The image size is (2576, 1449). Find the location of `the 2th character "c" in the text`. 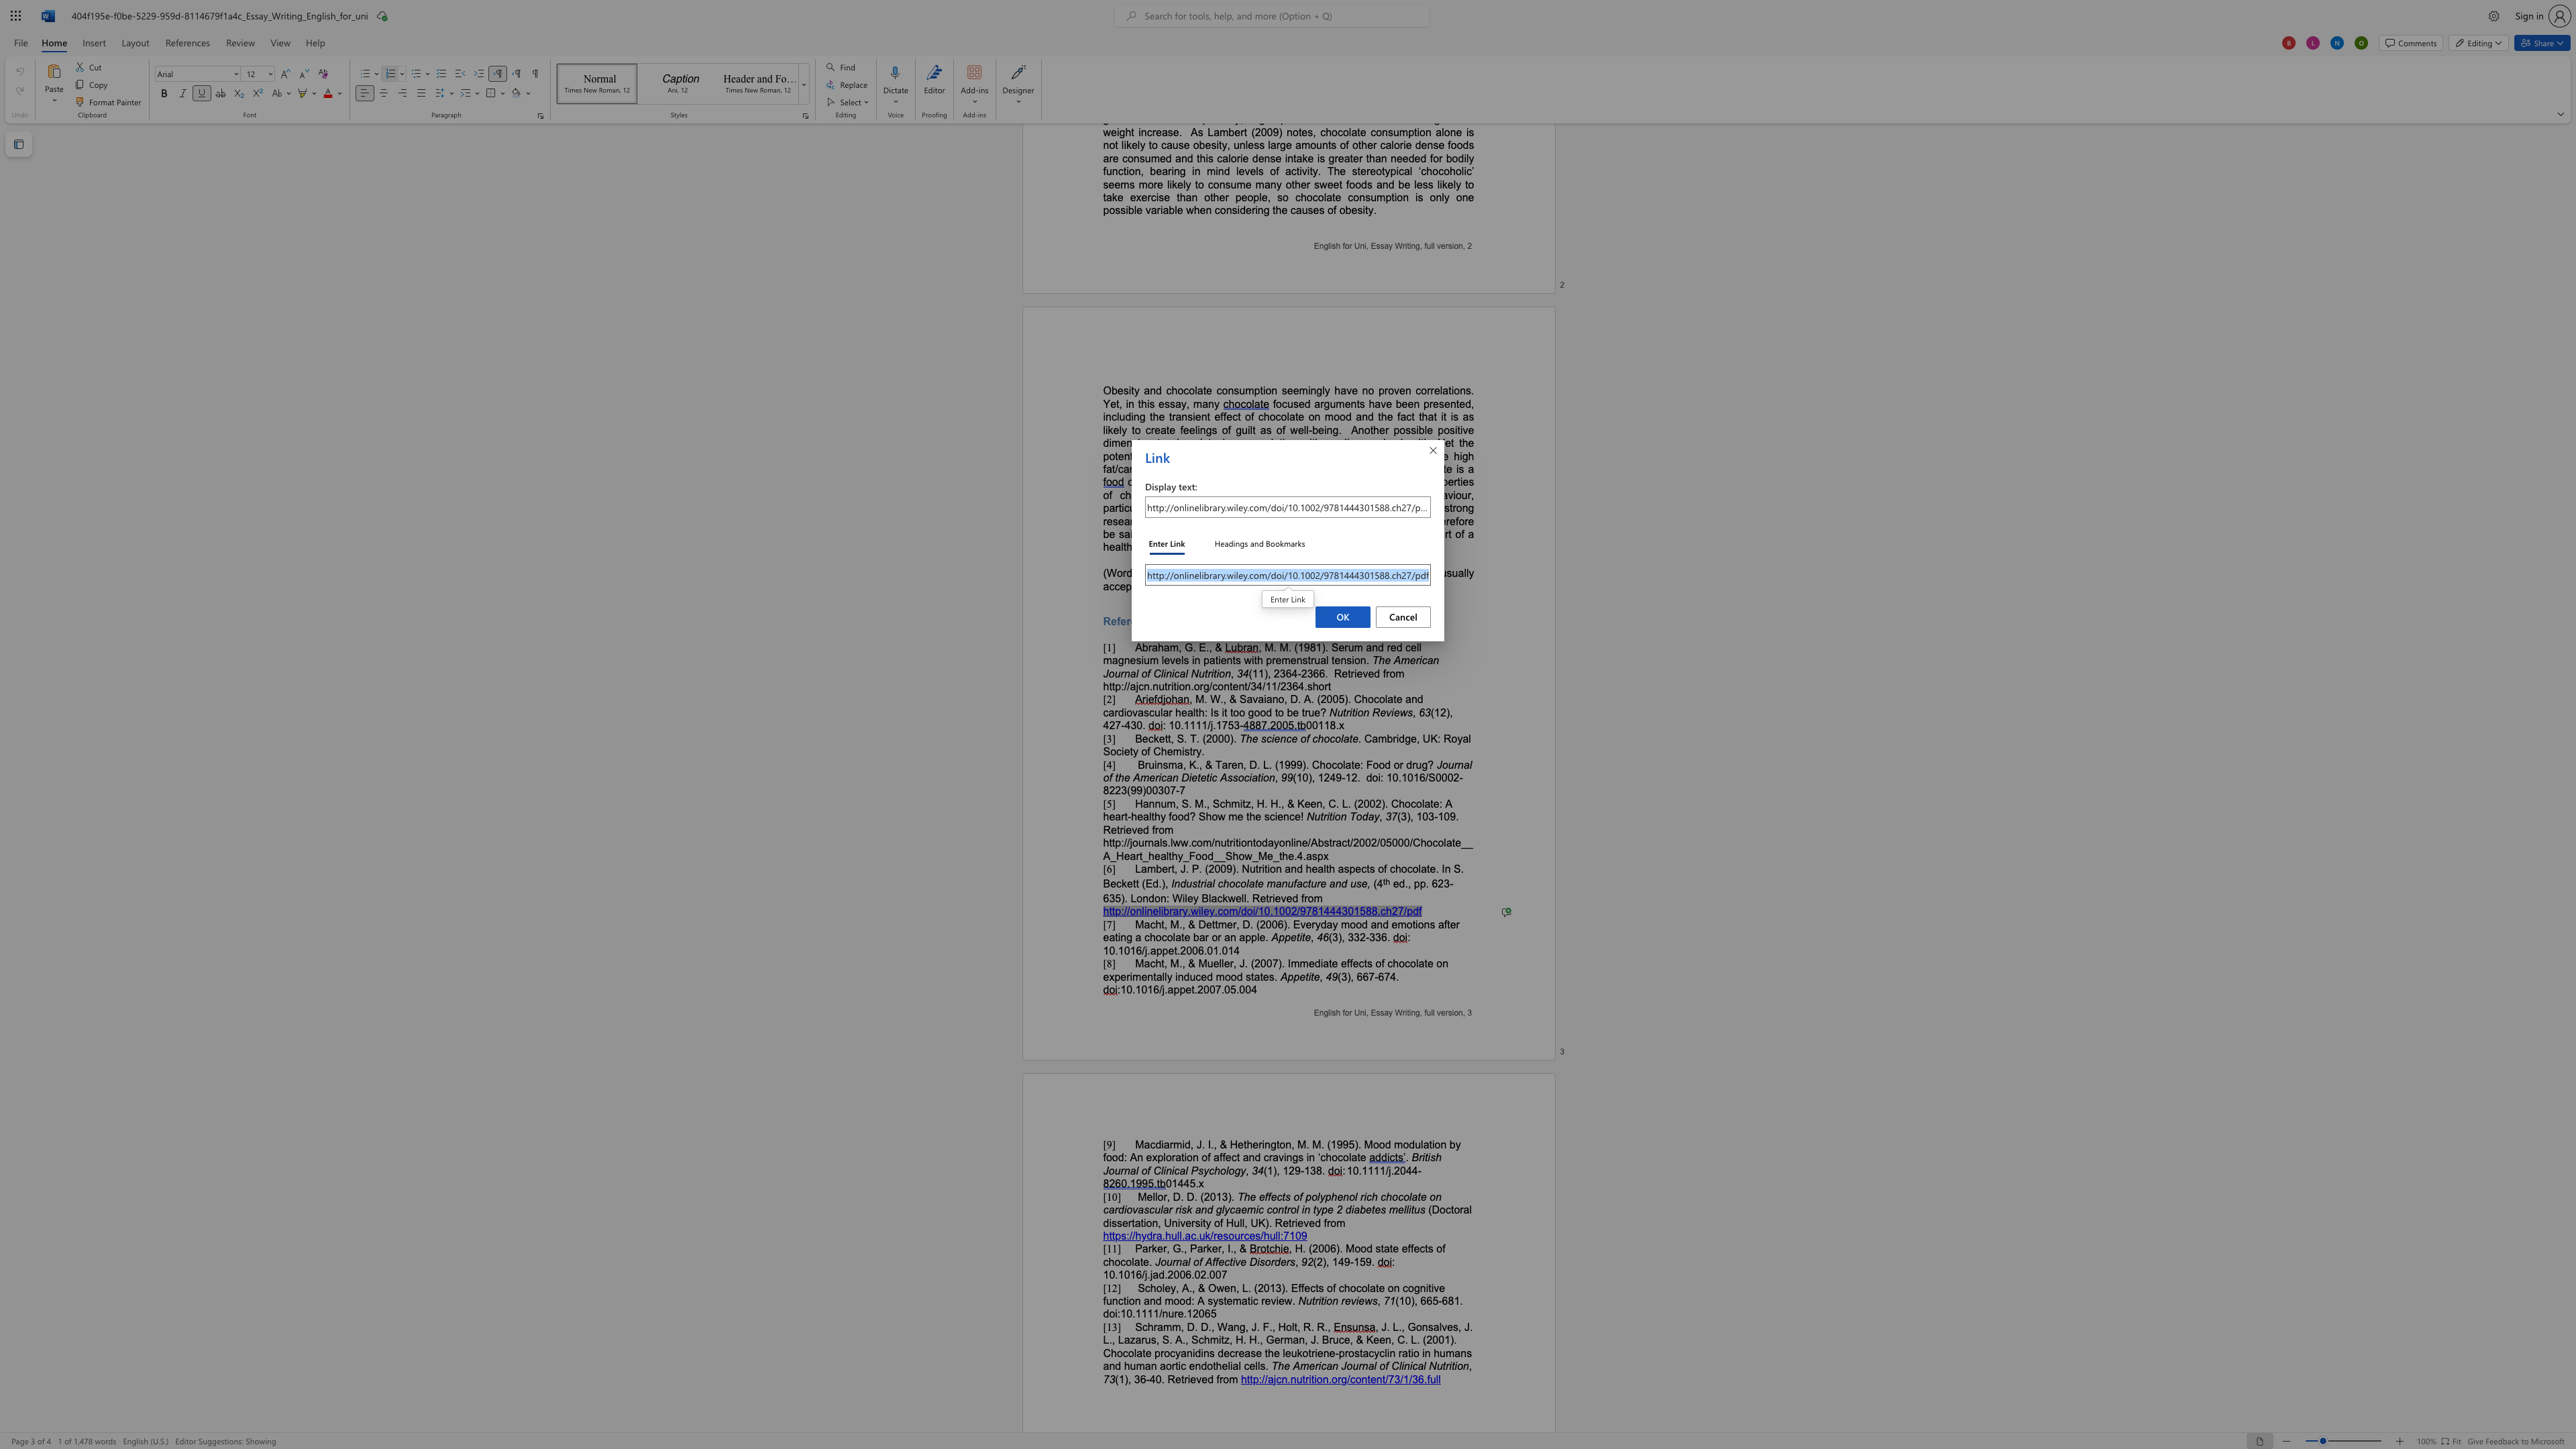

the 2th character "c" in the text is located at coordinates (1245, 1235).